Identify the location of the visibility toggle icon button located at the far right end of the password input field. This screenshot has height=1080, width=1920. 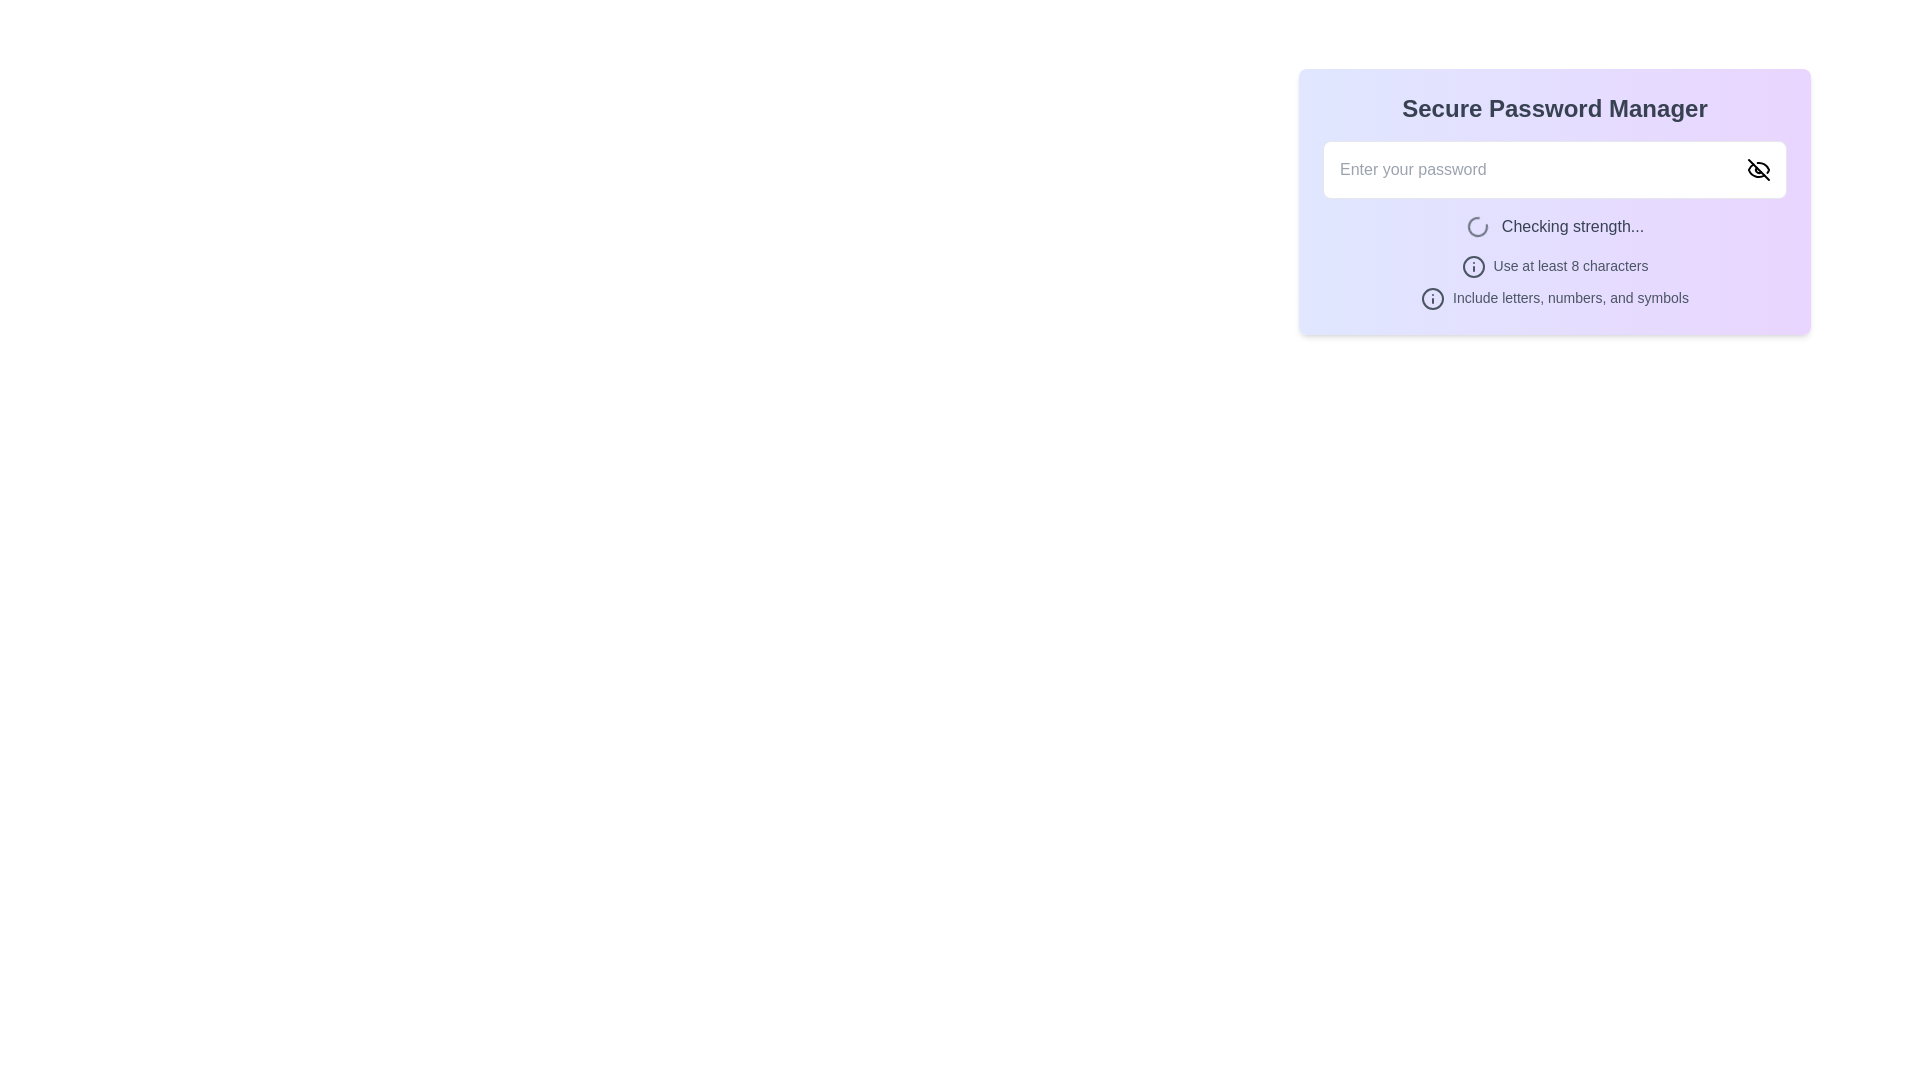
(1757, 168).